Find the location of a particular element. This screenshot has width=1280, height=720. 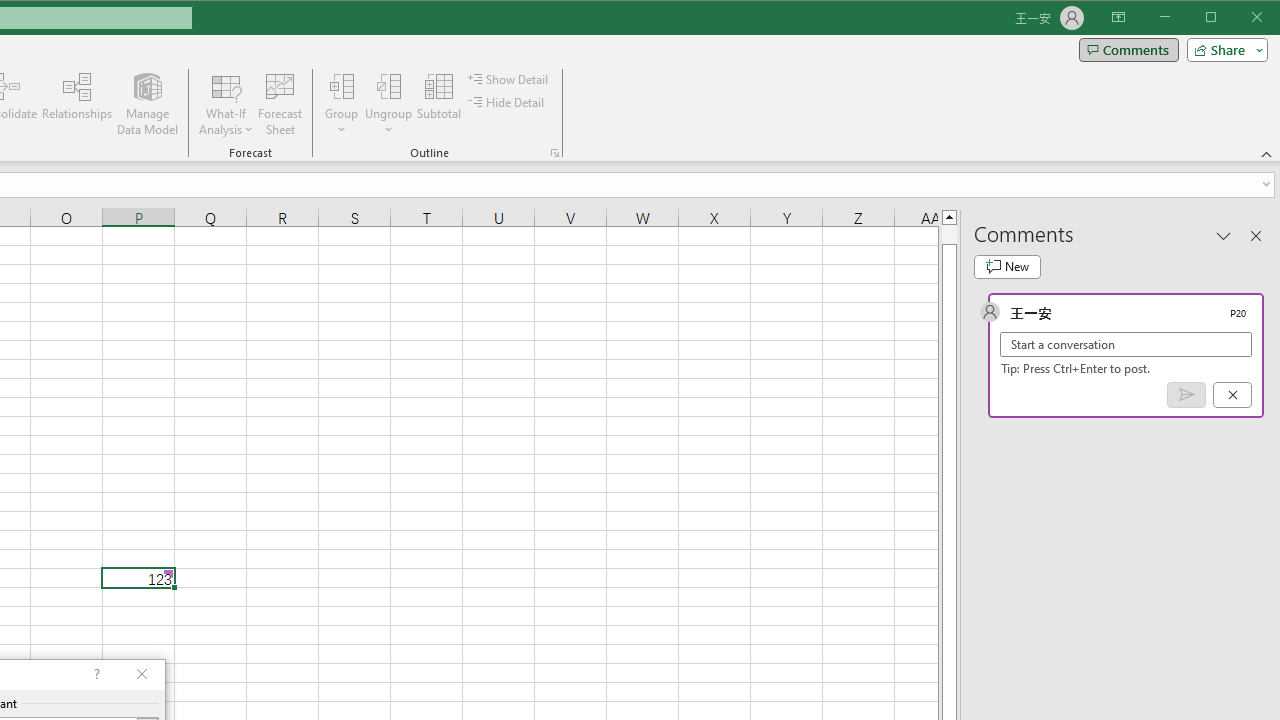

'Ungroup...' is located at coordinates (389, 85).